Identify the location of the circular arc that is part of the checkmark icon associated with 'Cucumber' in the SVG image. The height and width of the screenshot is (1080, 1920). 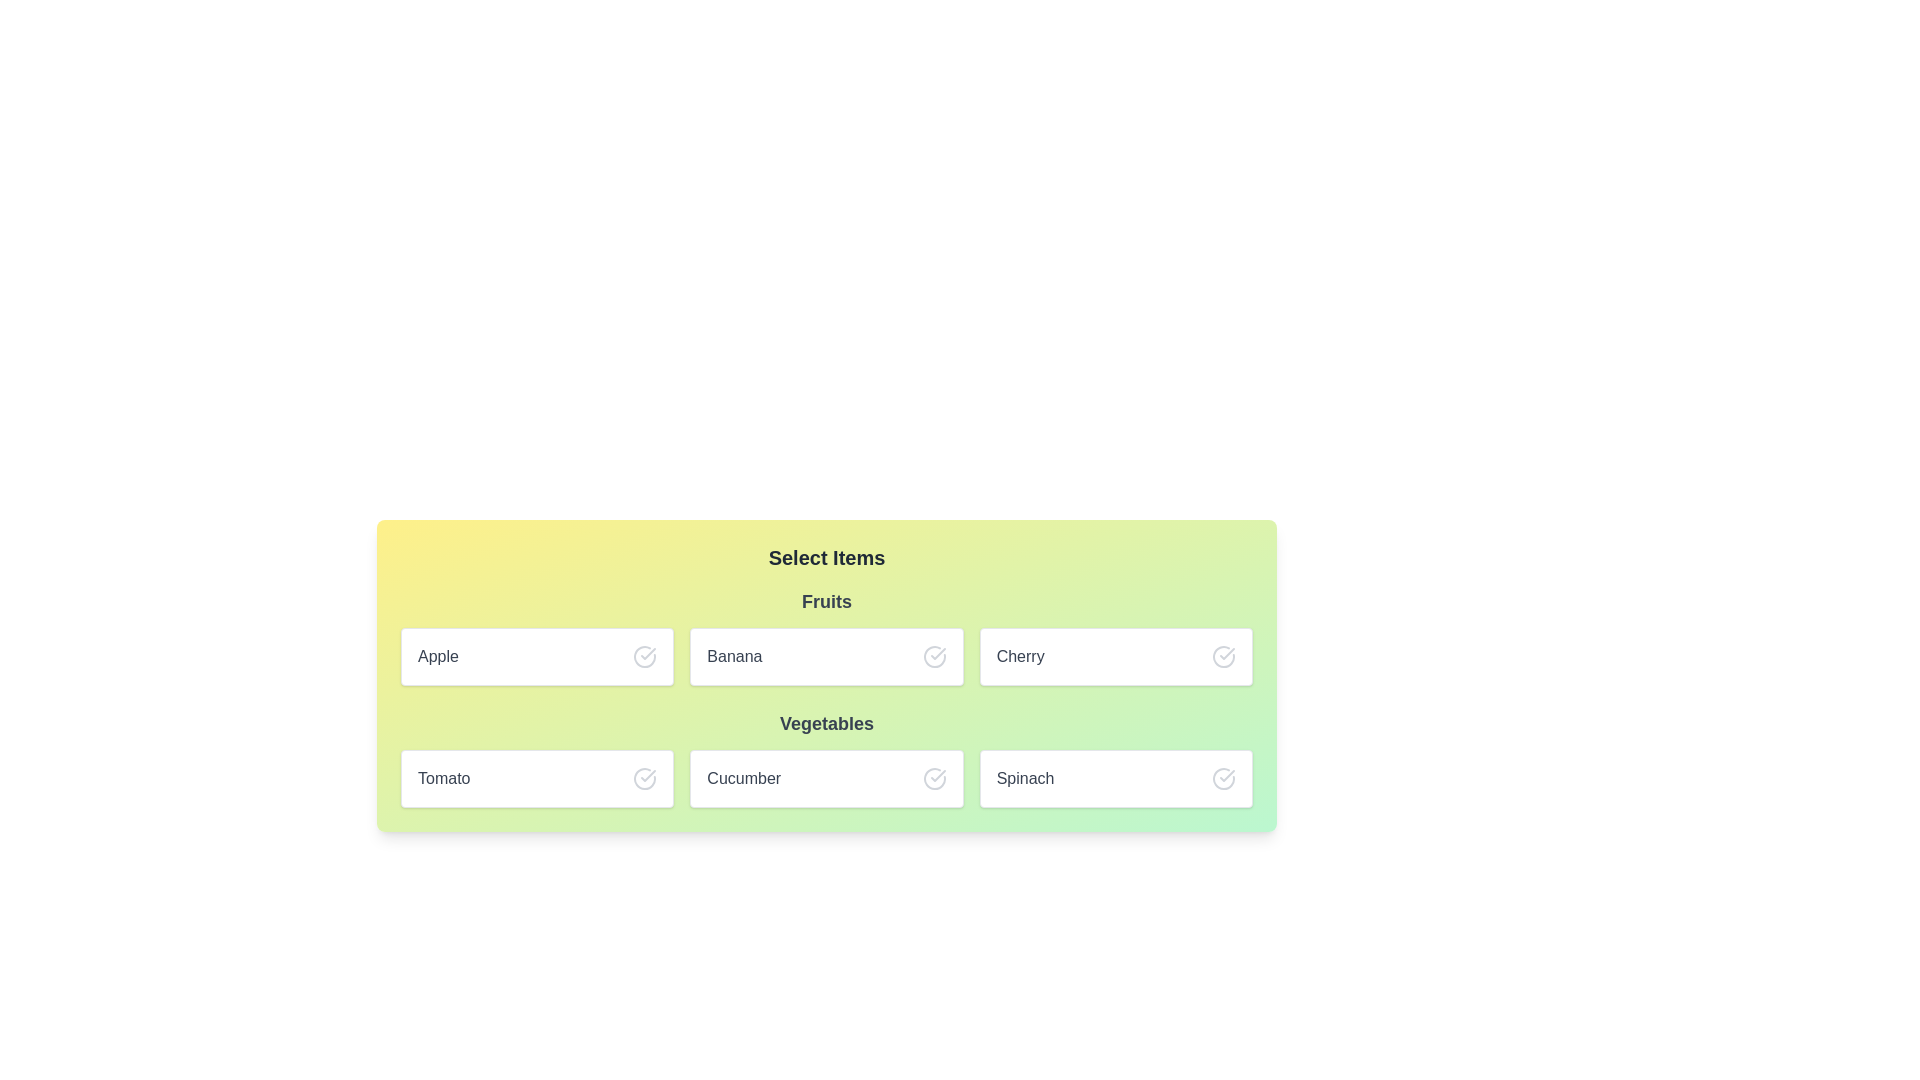
(933, 778).